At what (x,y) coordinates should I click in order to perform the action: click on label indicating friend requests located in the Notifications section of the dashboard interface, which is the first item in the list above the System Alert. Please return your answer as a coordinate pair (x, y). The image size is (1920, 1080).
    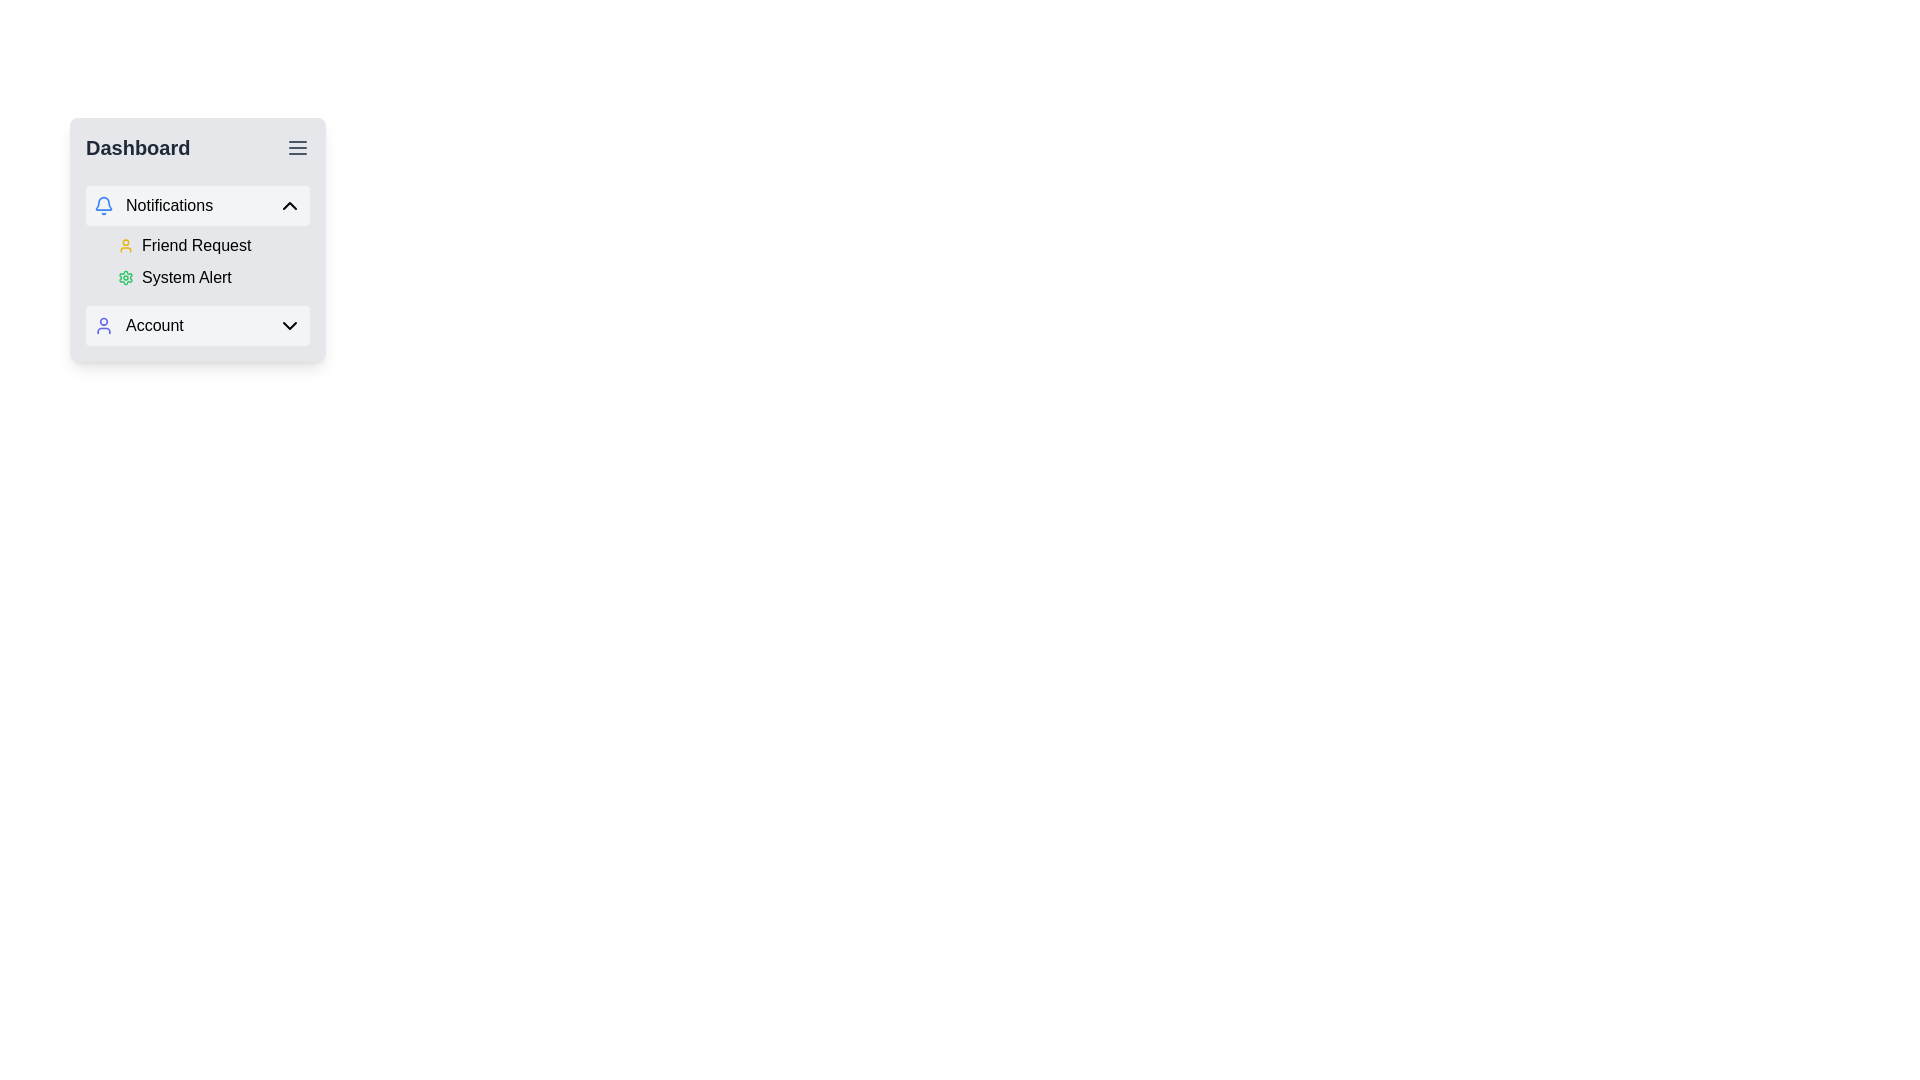
    Looking at the image, I should click on (214, 245).